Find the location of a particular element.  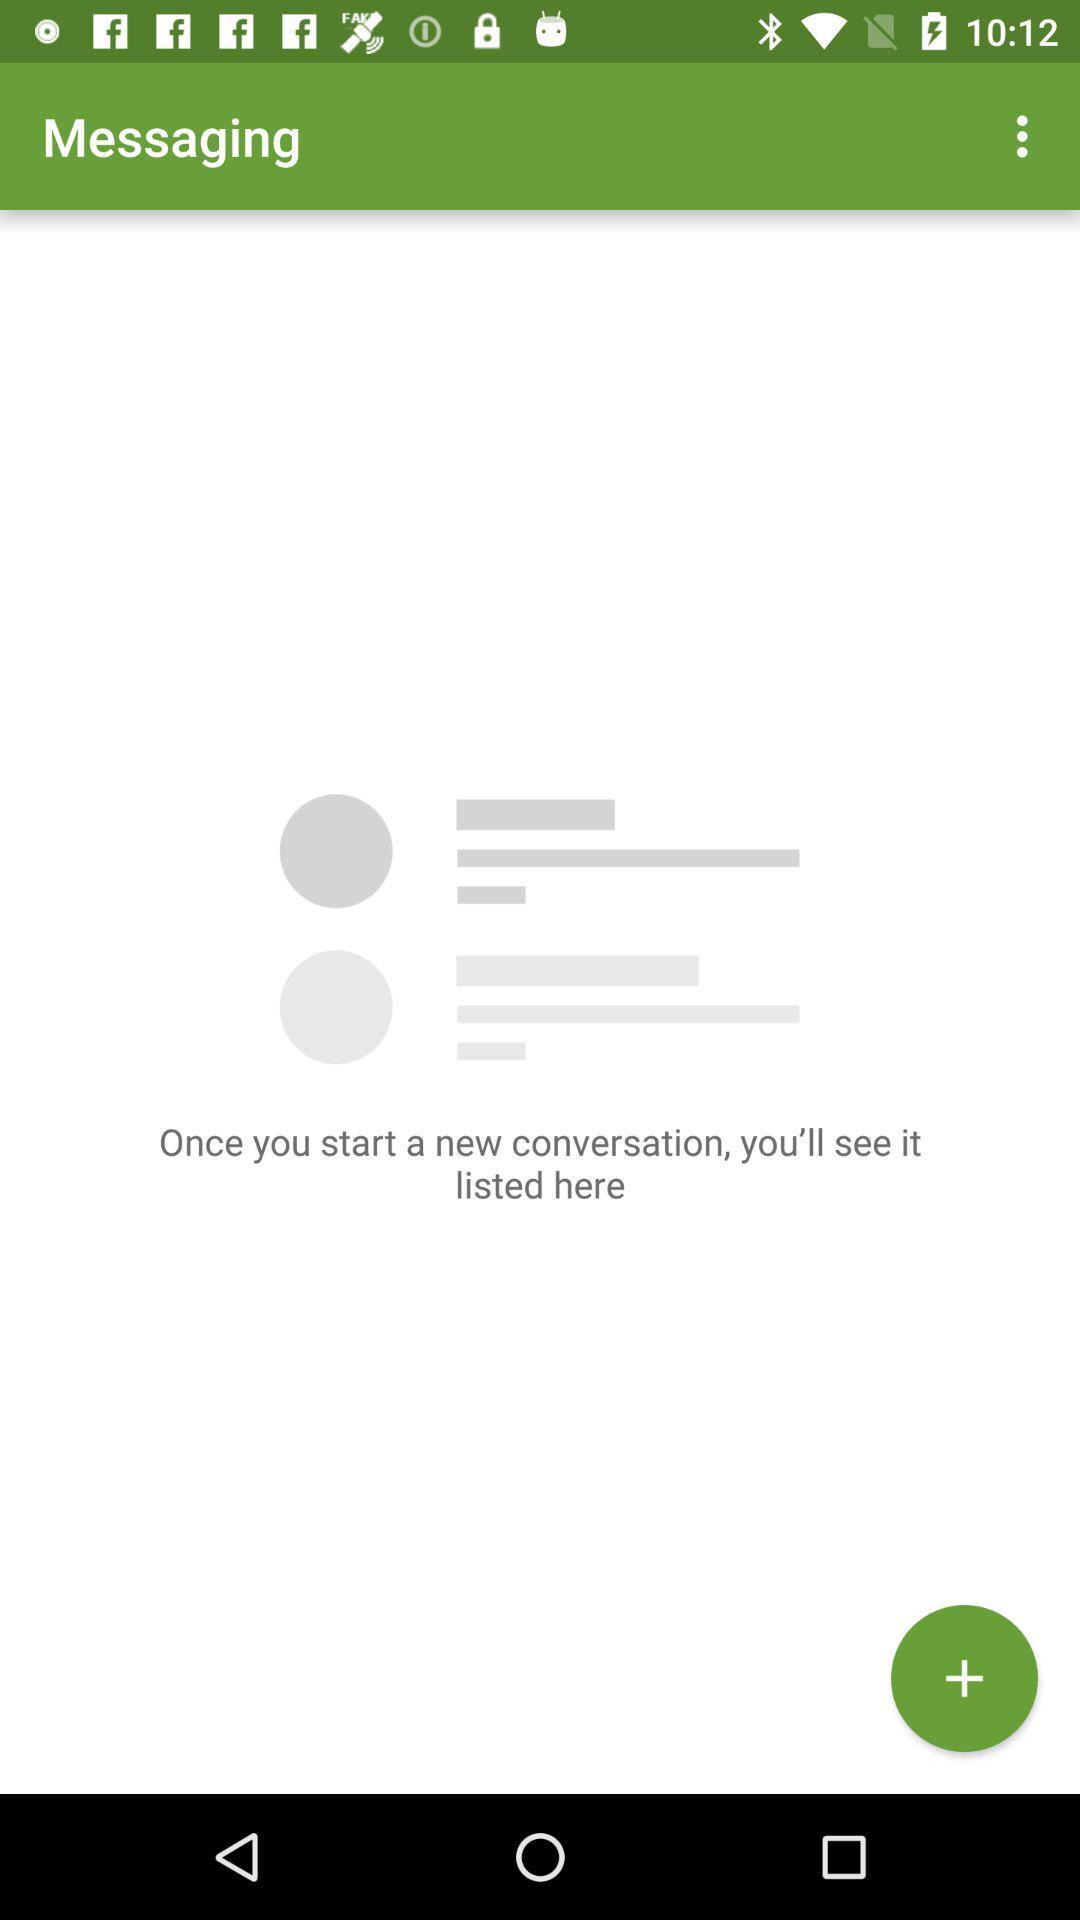

the add icon is located at coordinates (963, 1678).